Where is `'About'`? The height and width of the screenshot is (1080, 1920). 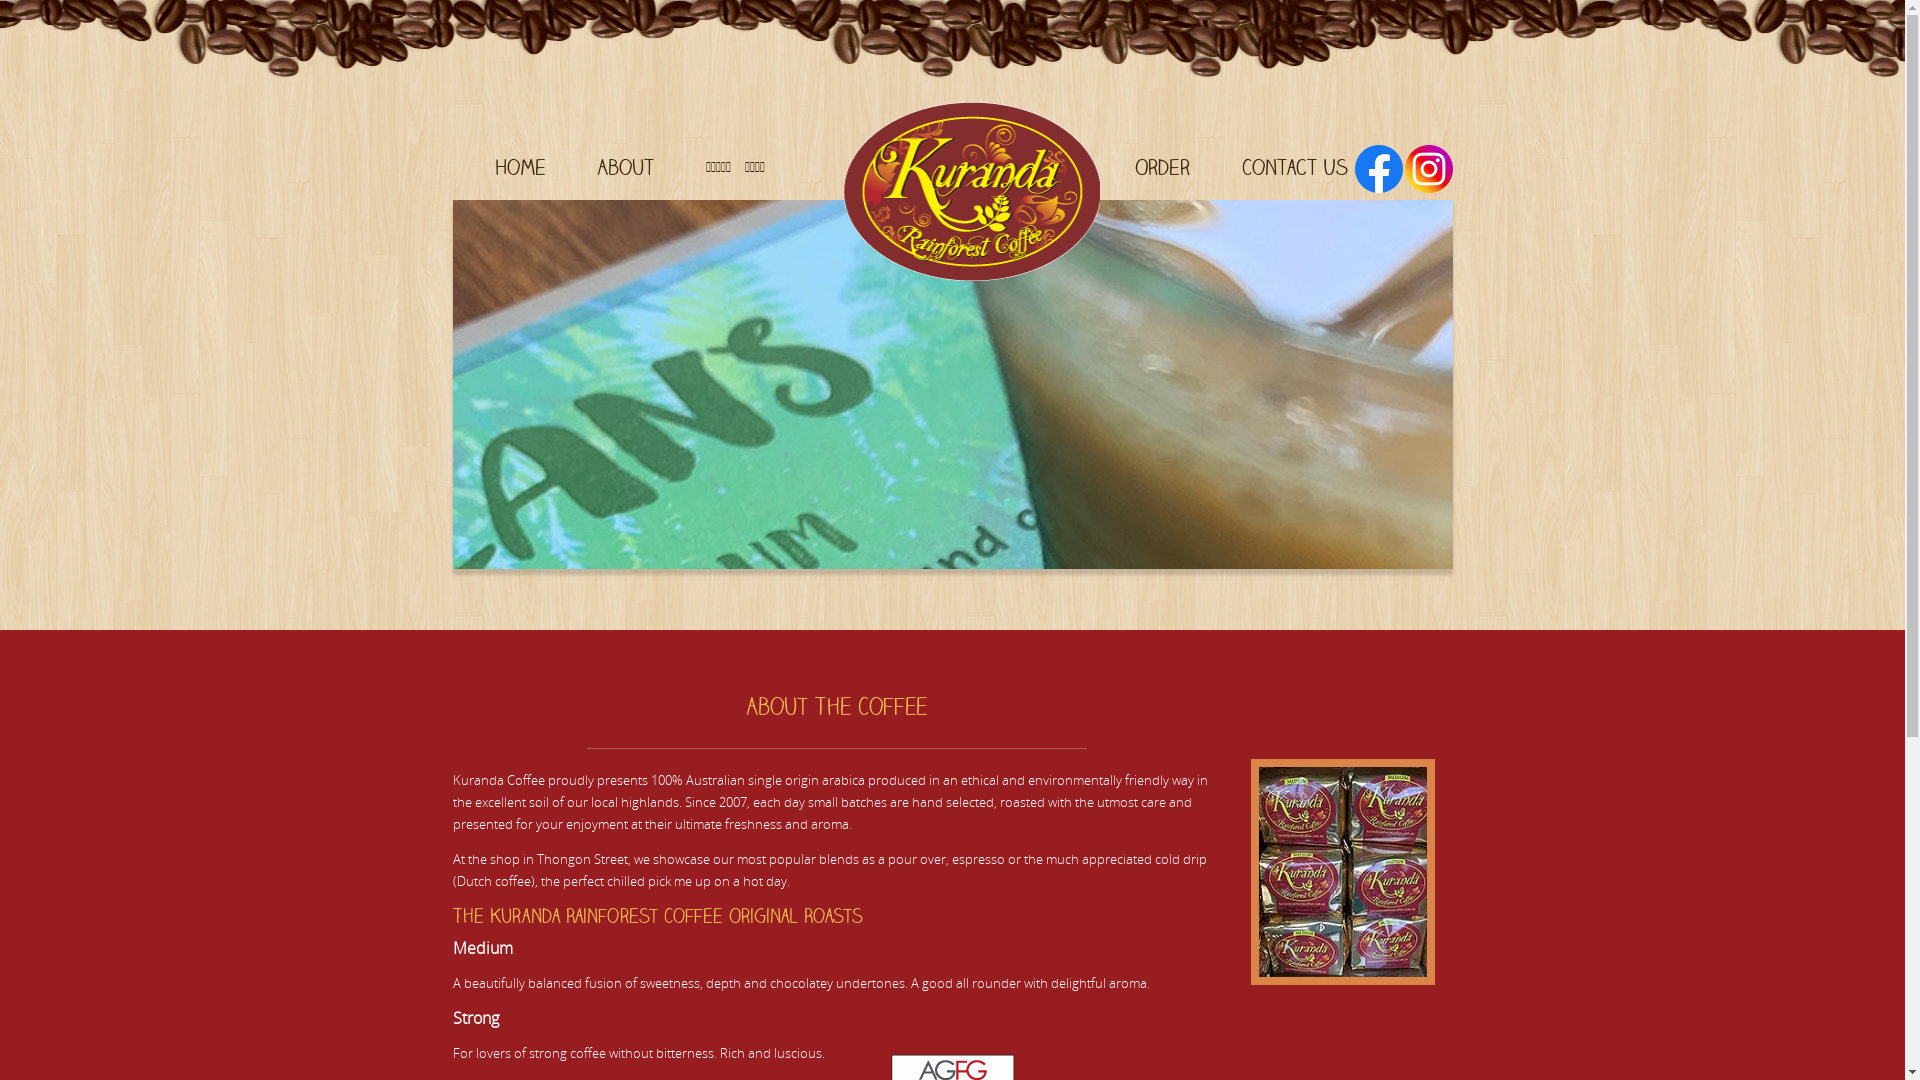
'About' is located at coordinates (624, 165).